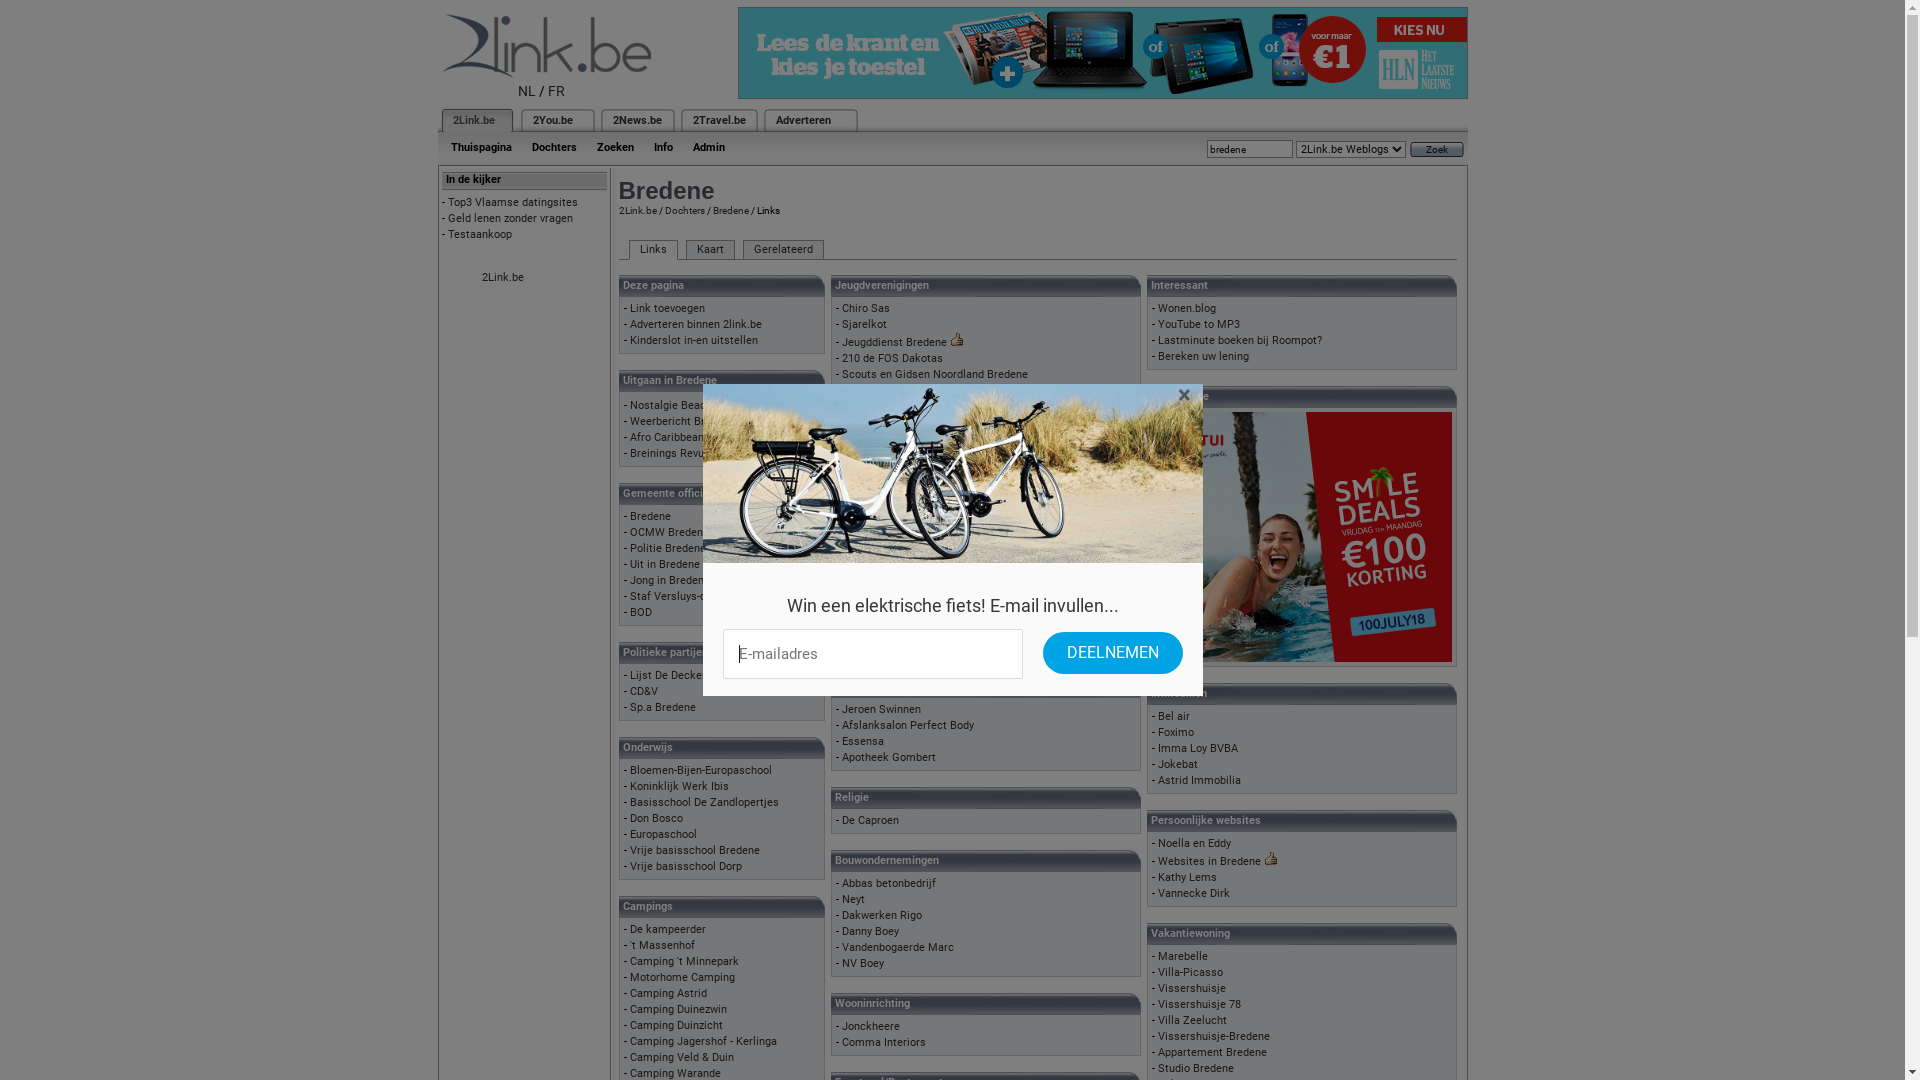 This screenshot has height=1080, width=1920. Describe the element at coordinates (1191, 987) in the screenshot. I see `'Vissershuisje'` at that location.